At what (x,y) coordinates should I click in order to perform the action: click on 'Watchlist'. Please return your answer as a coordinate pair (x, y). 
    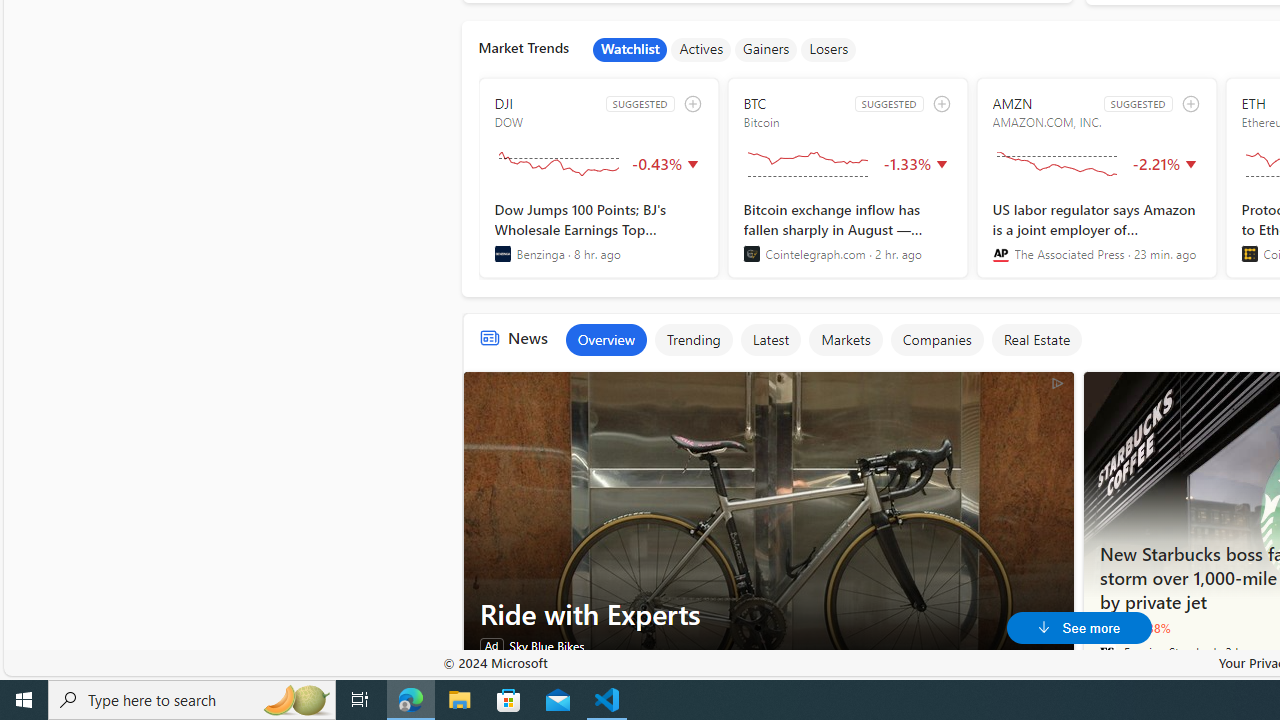
    Looking at the image, I should click on (629, 49).